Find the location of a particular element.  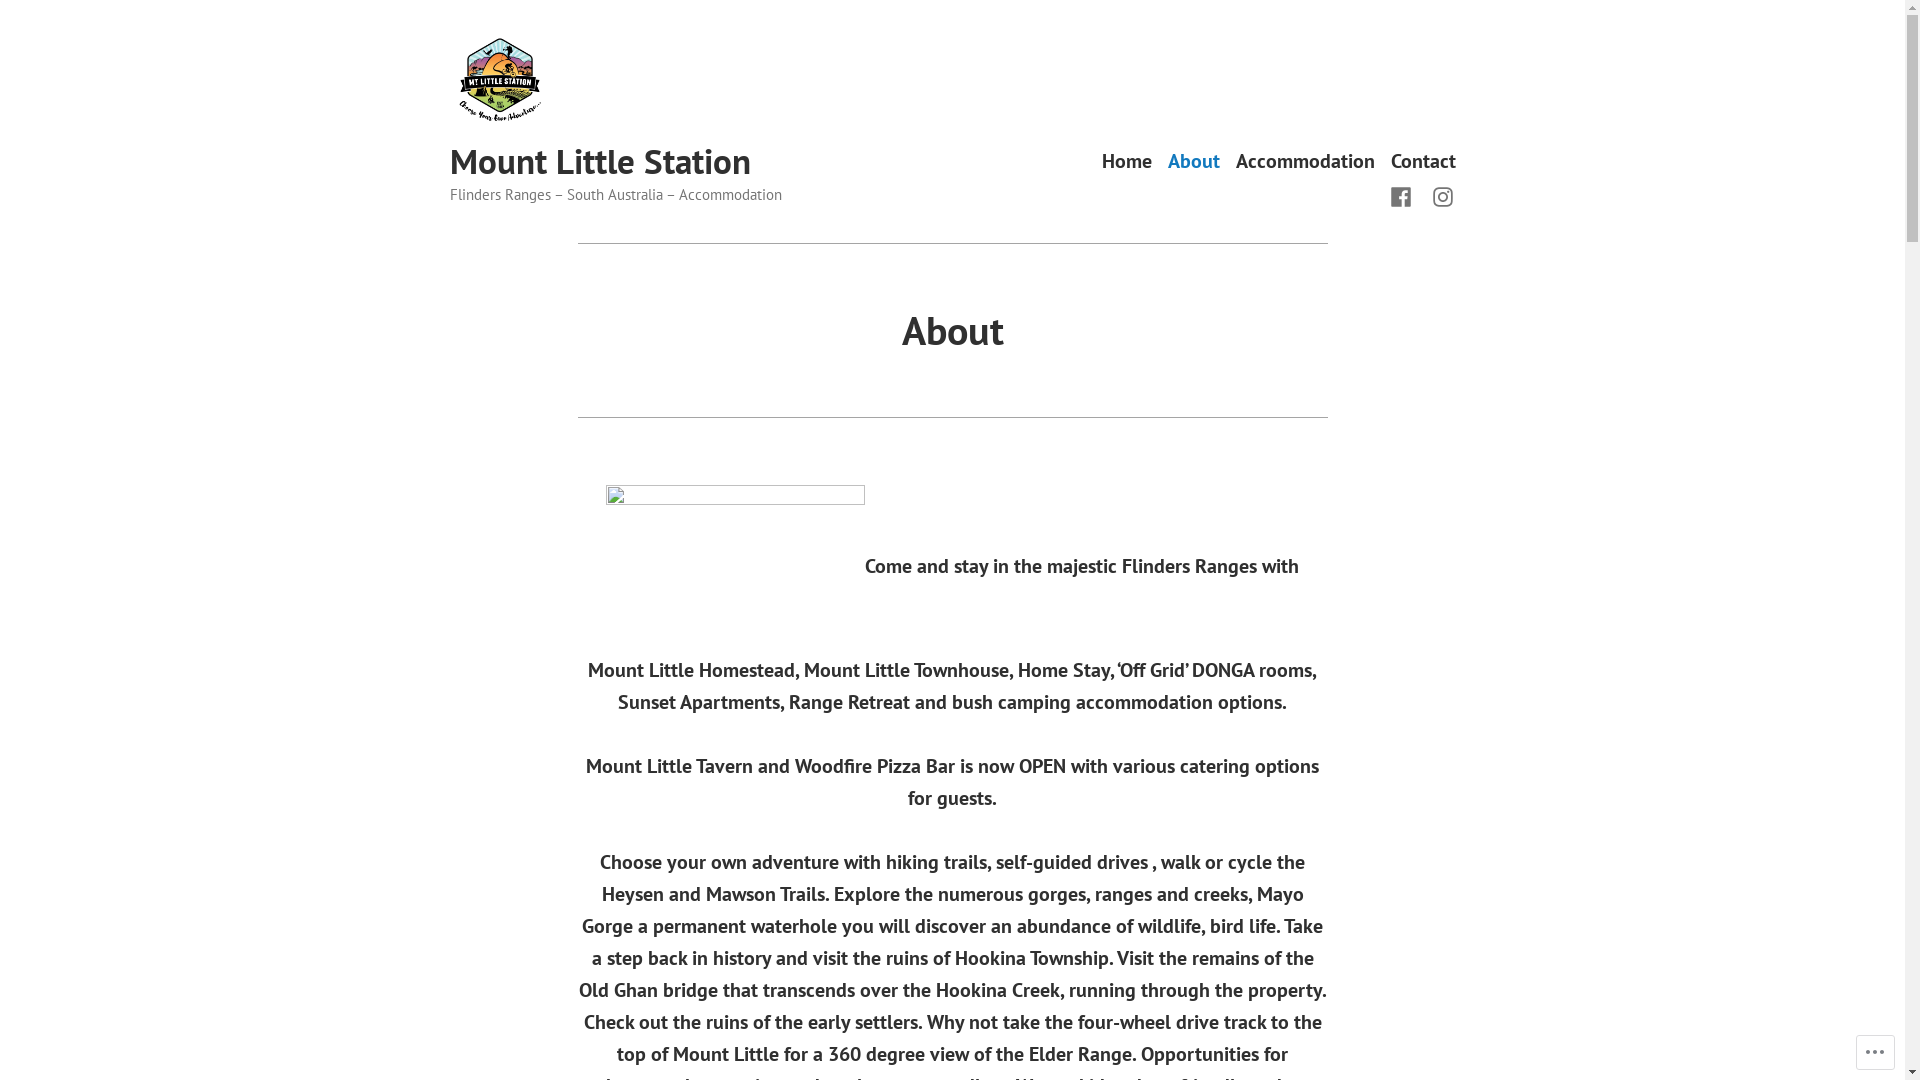

'Contact' is located at coordinates (1421, 160).